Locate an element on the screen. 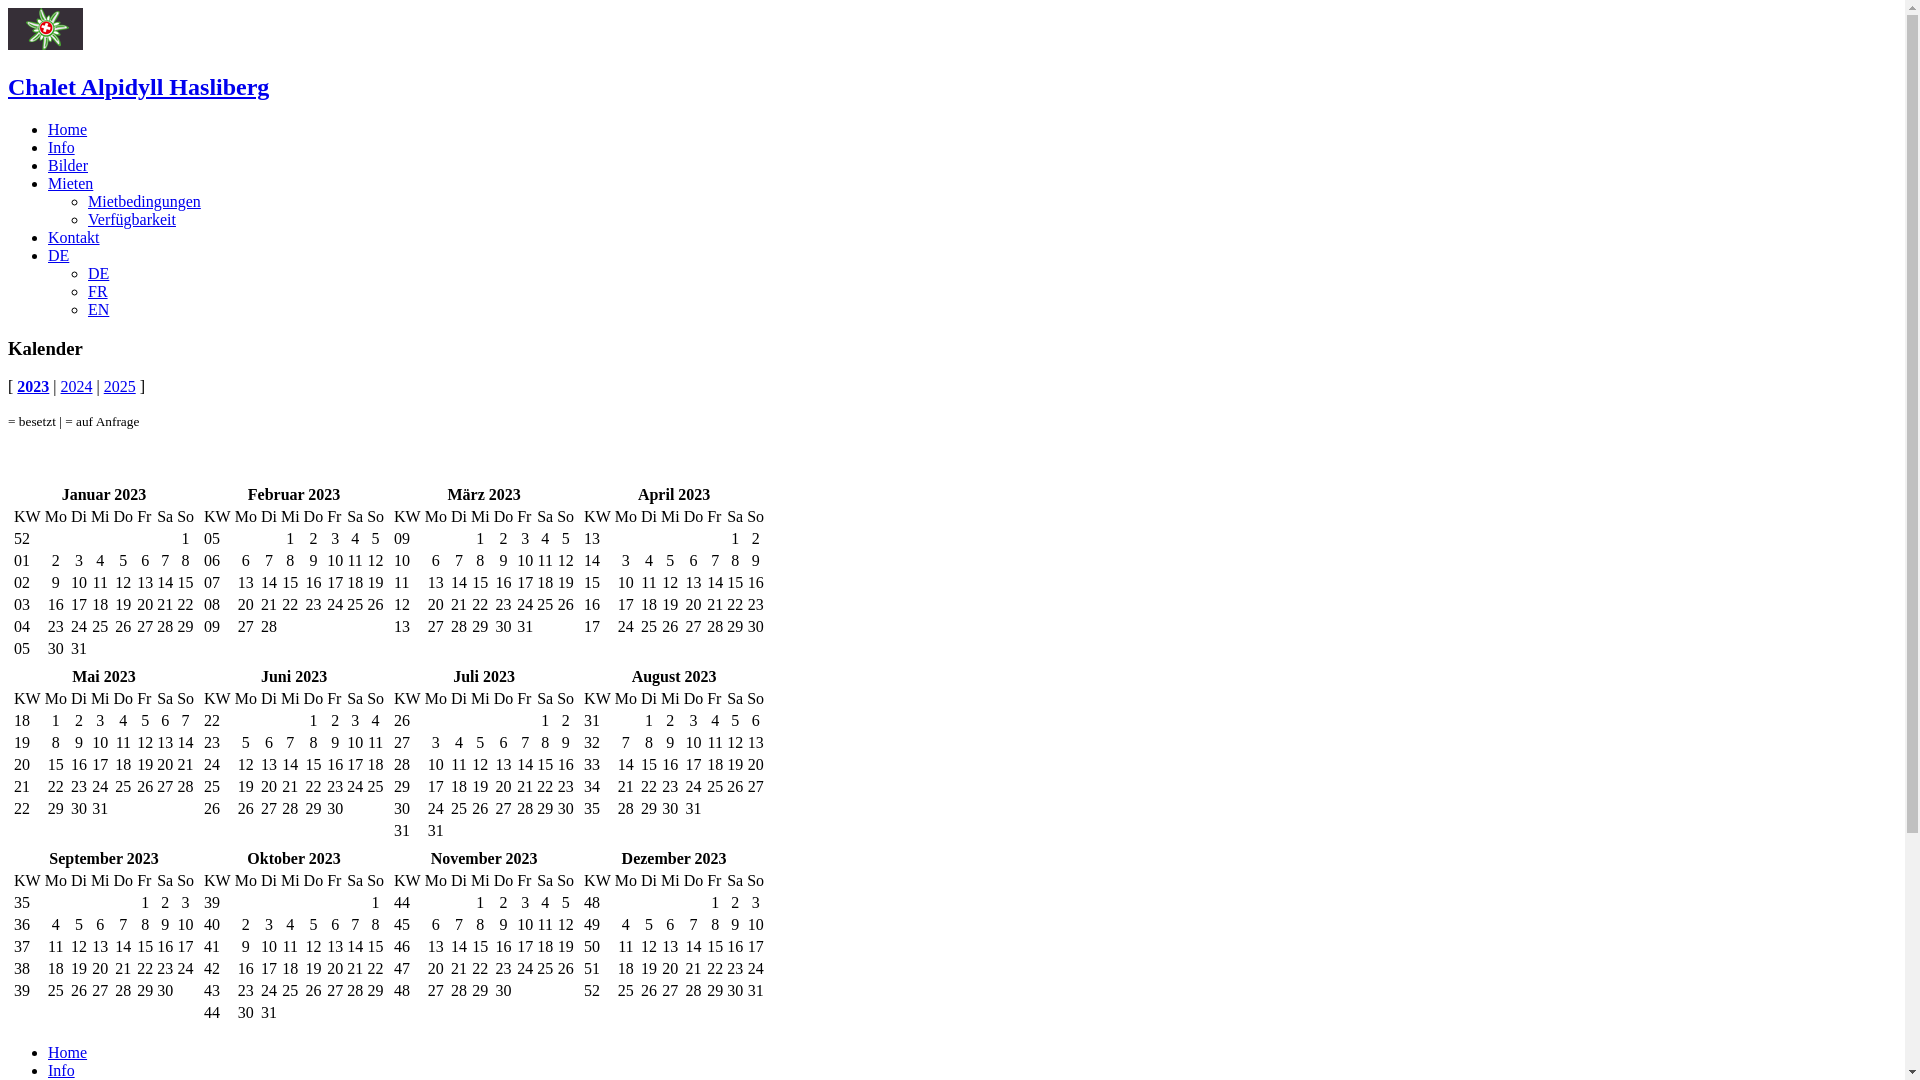 The height and width of the screenshot is (1080, 1920). '2024' is located at coordinates (76, 386).